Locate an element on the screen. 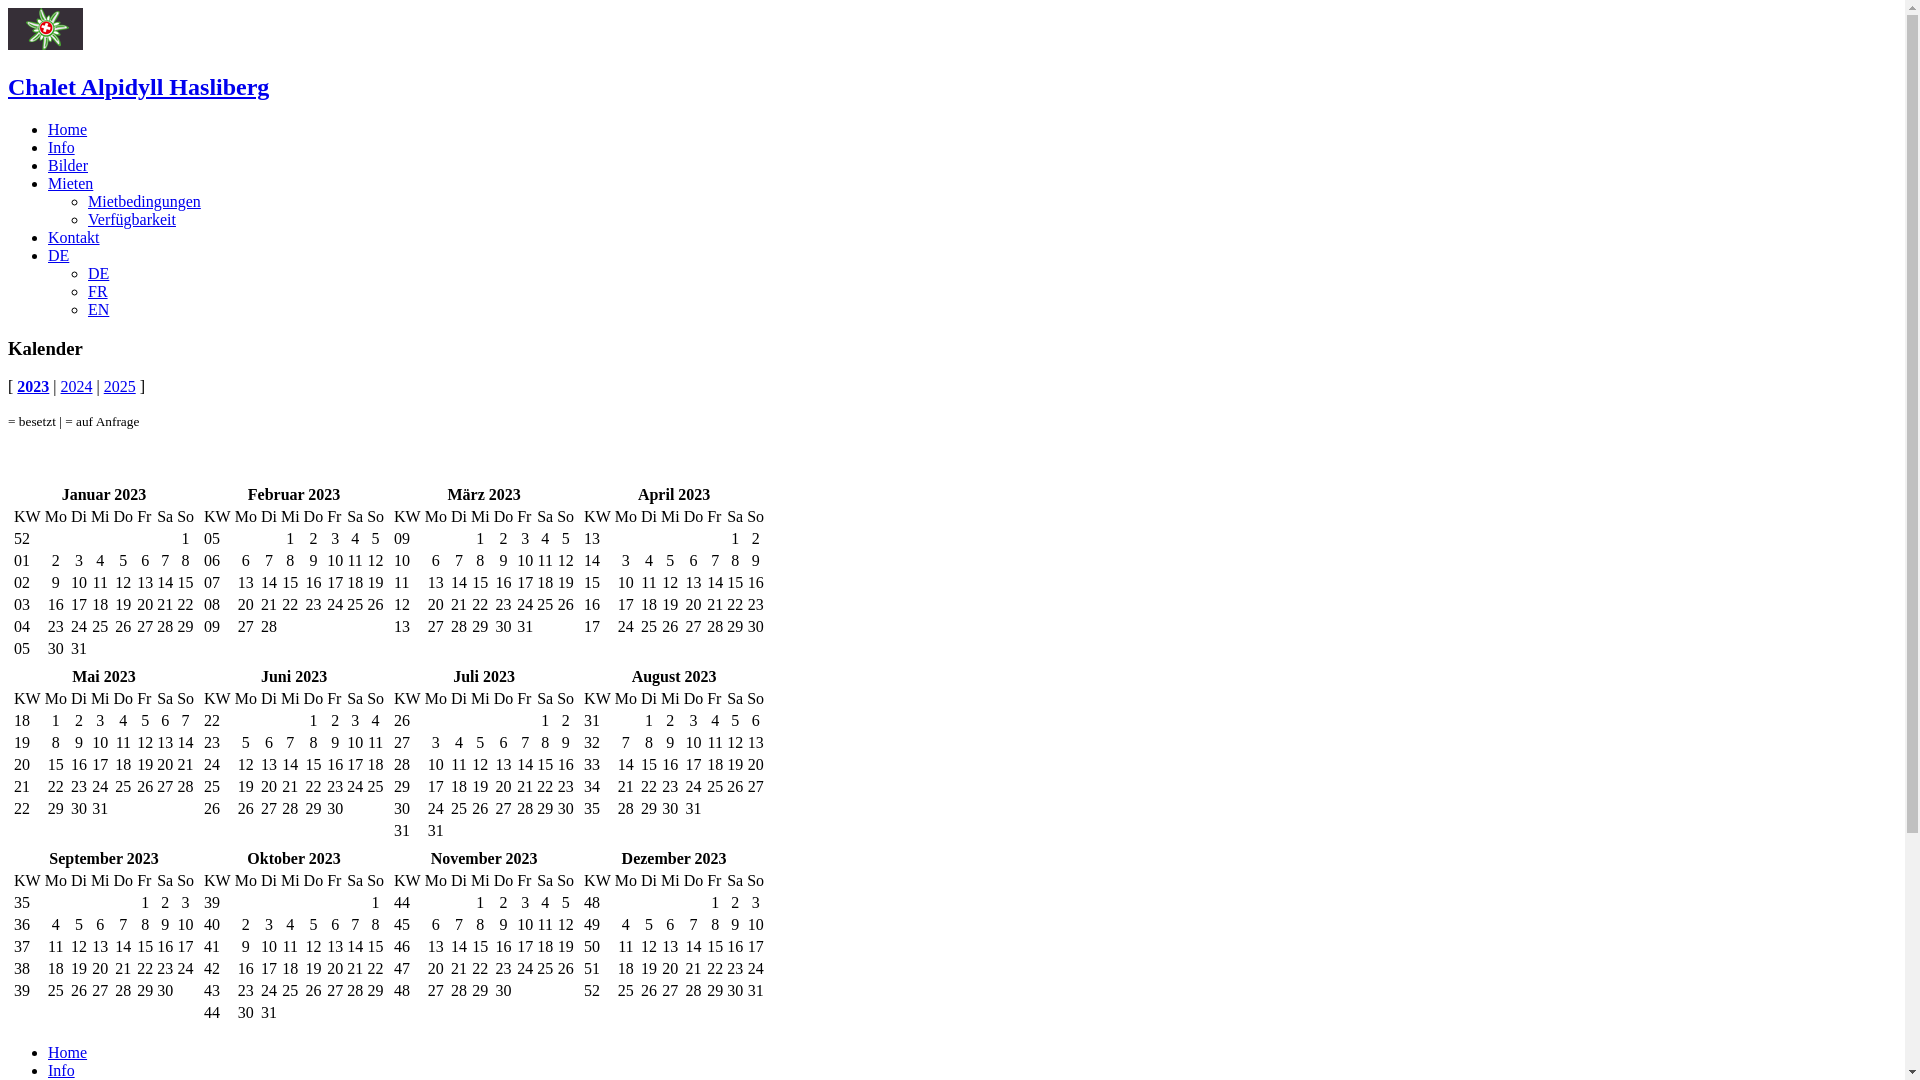 The height and width of the screenshot is (1080, 1920). '2024' is located at coordinates (76, 386).